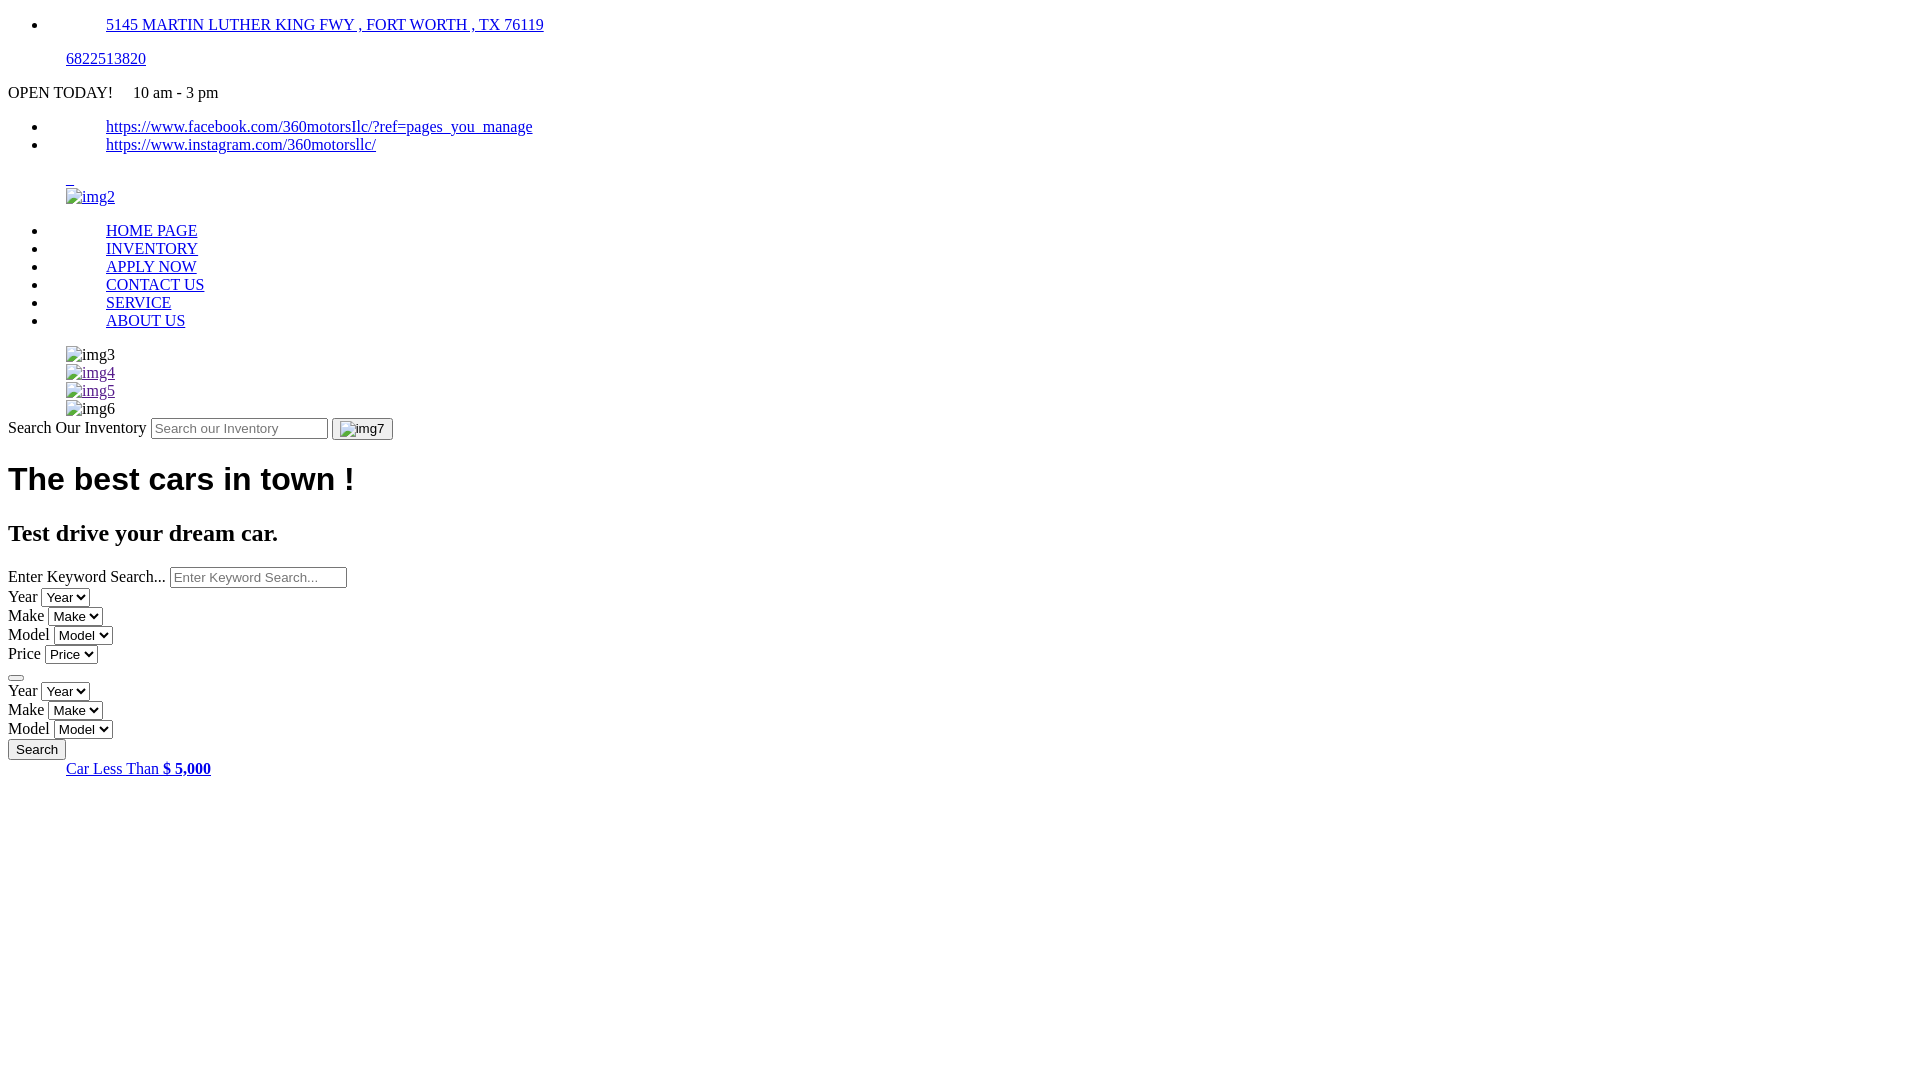 The width and height of the screenshot is (1920, 1080). I want to click on 'Search', so click(37, 749).